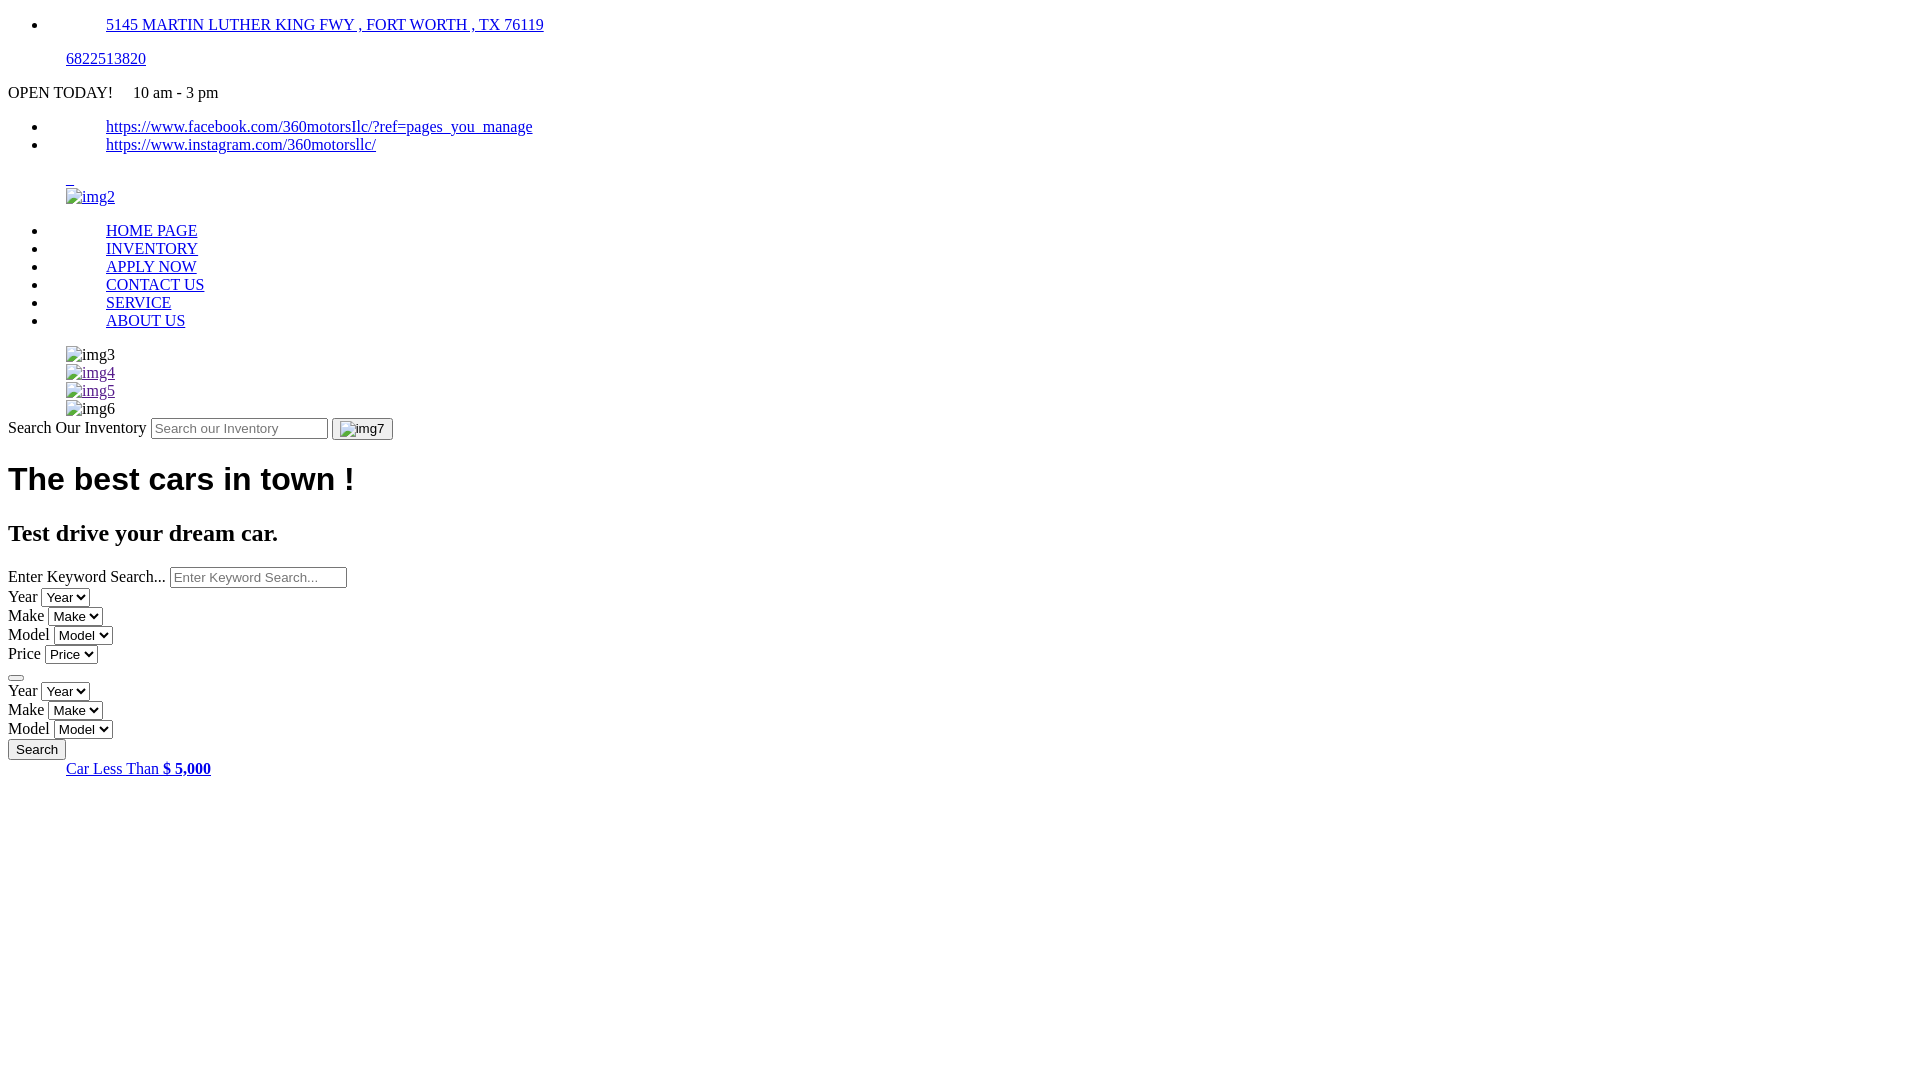 The width and height of the screenshot is (1920, 1080). I want to click on 'Search', so click(37, 749).